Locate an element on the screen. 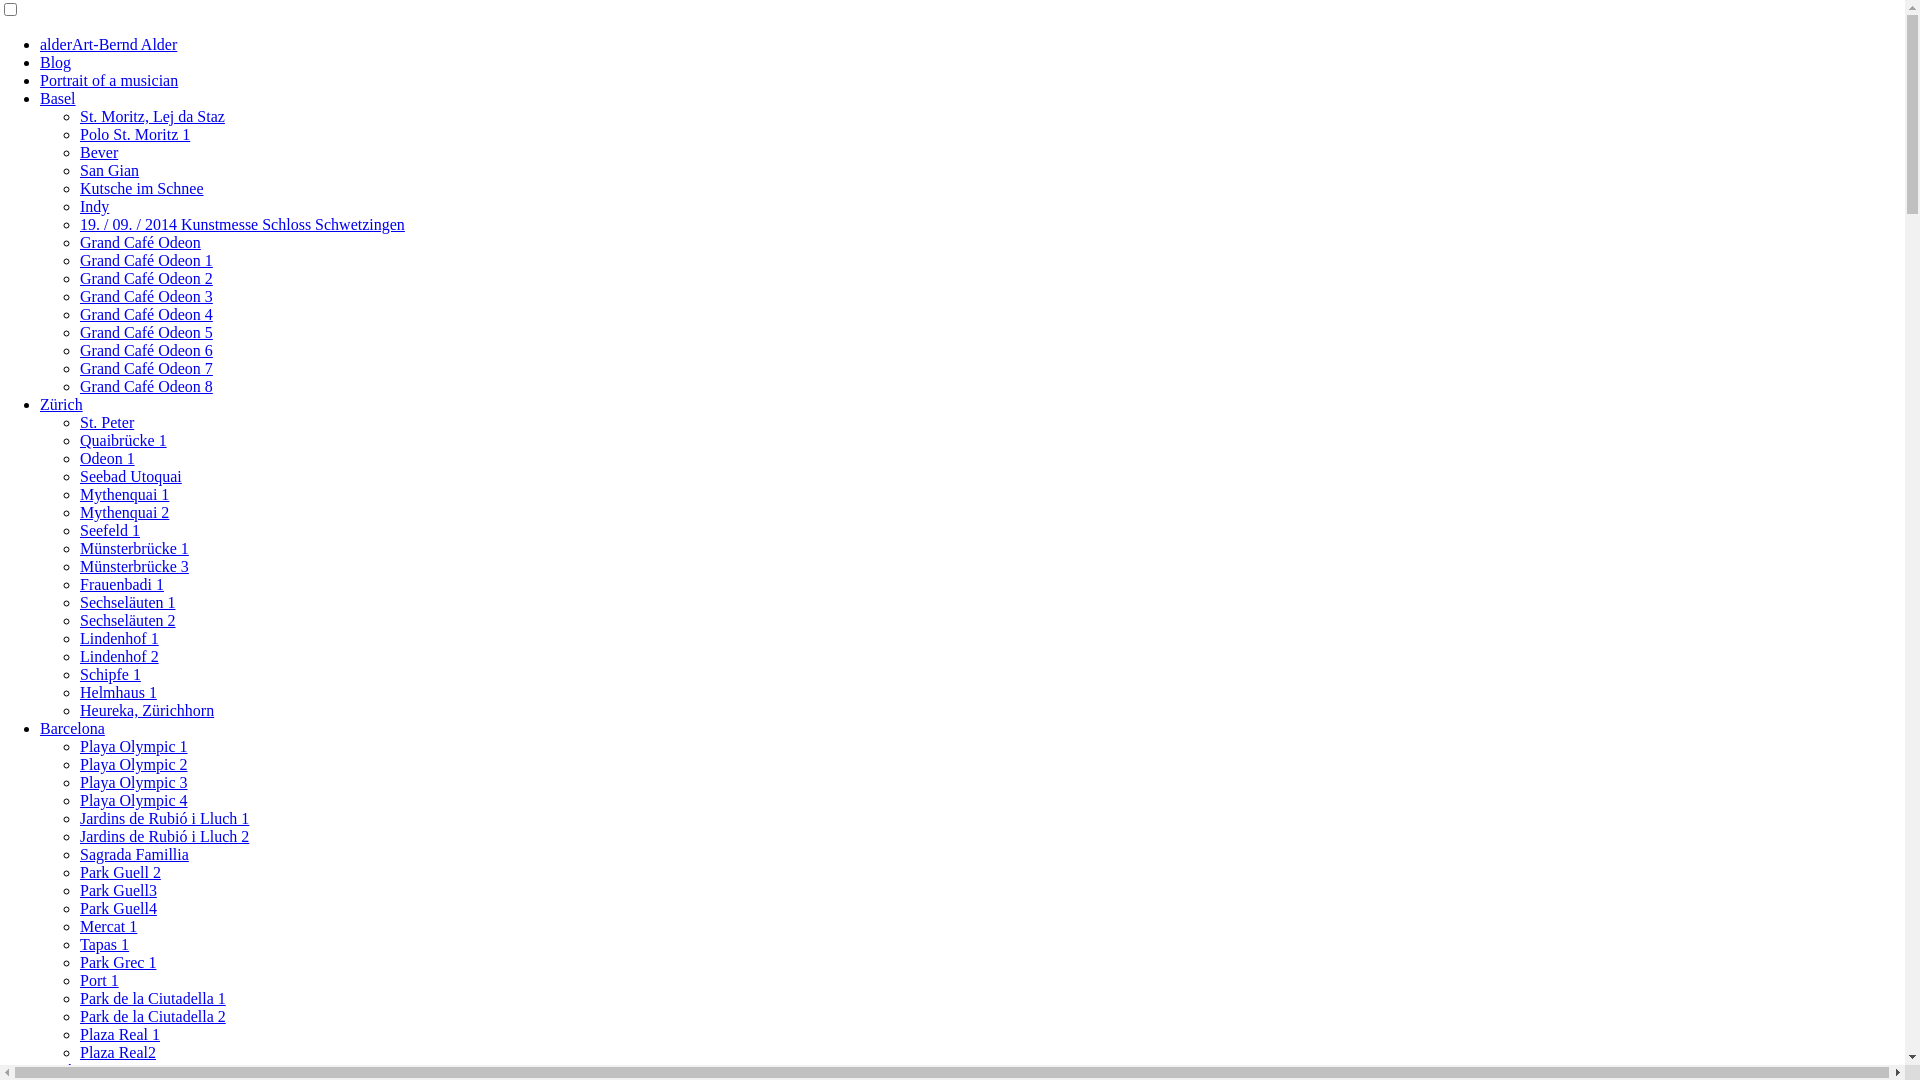  'Park Guell3' is located at coordinates (117, 889).